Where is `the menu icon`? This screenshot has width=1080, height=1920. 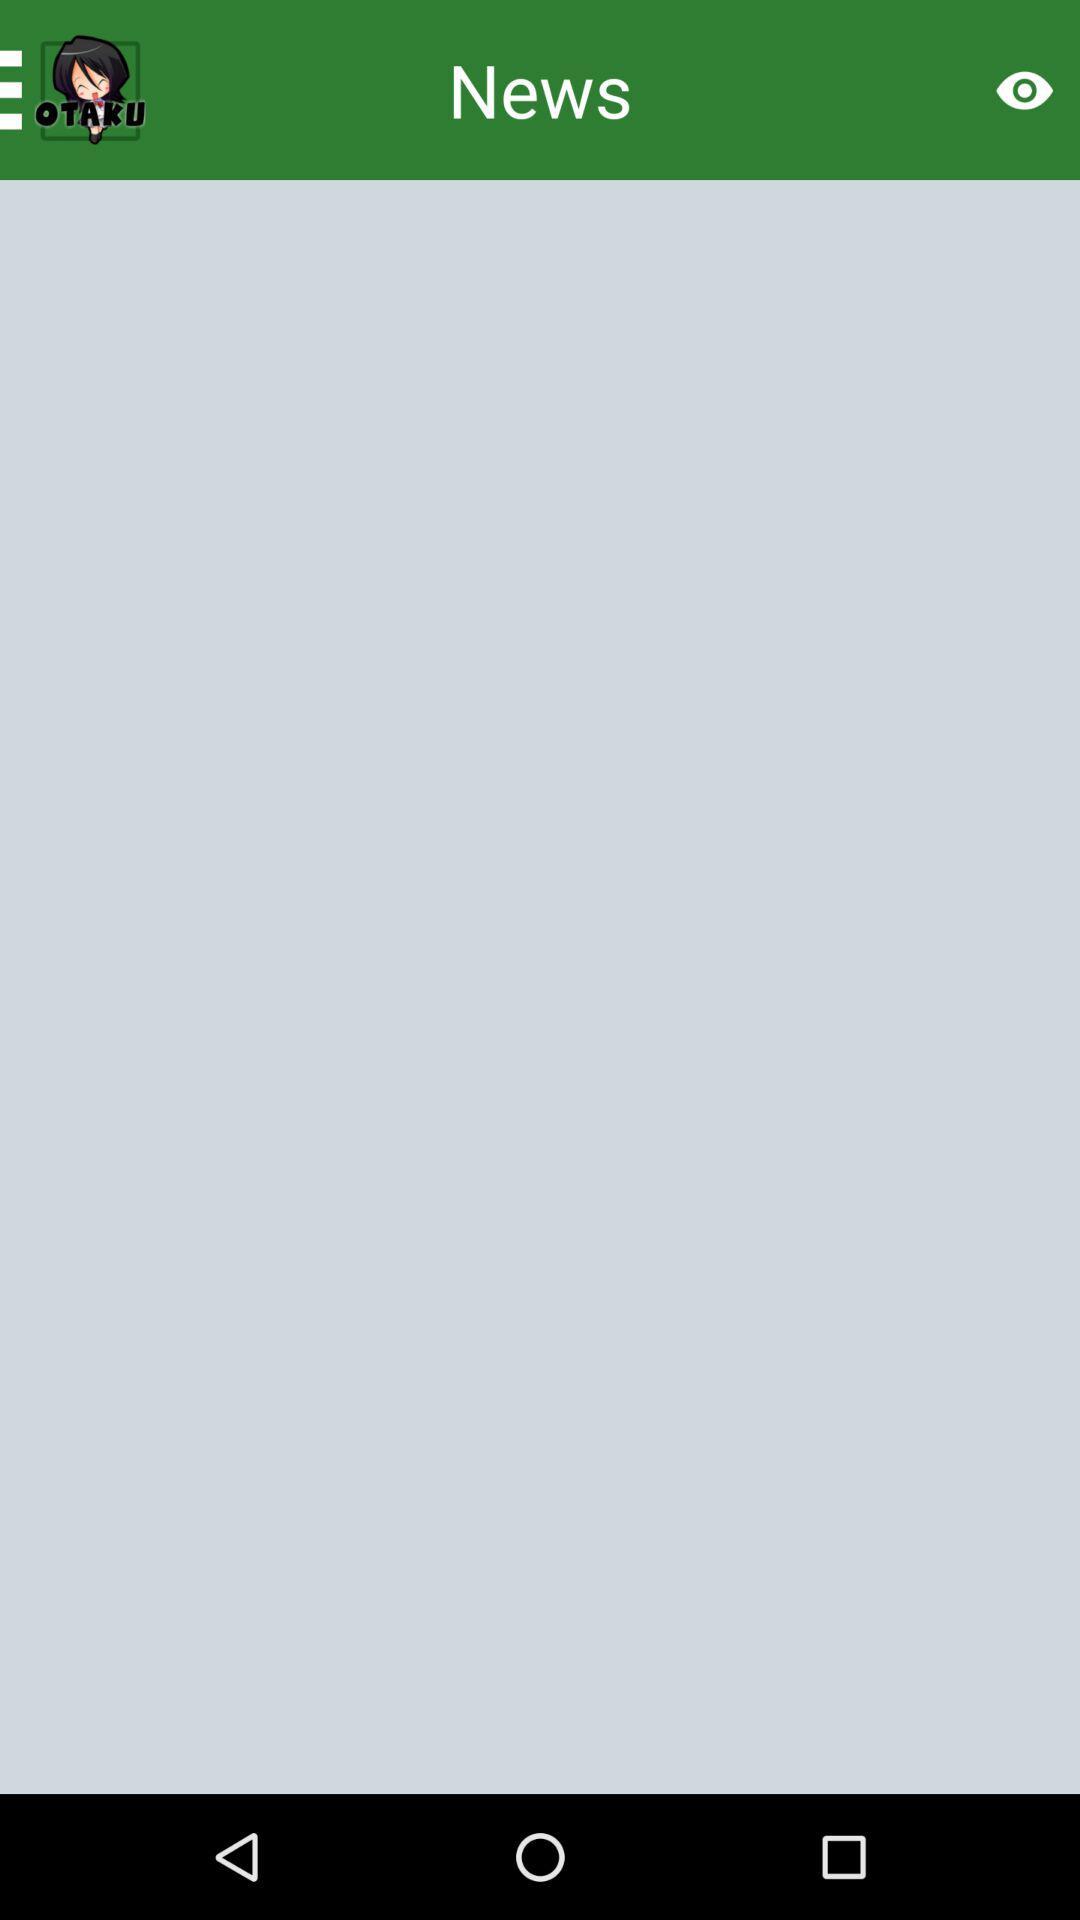
the menu icon is located at coordinates (10, 89).